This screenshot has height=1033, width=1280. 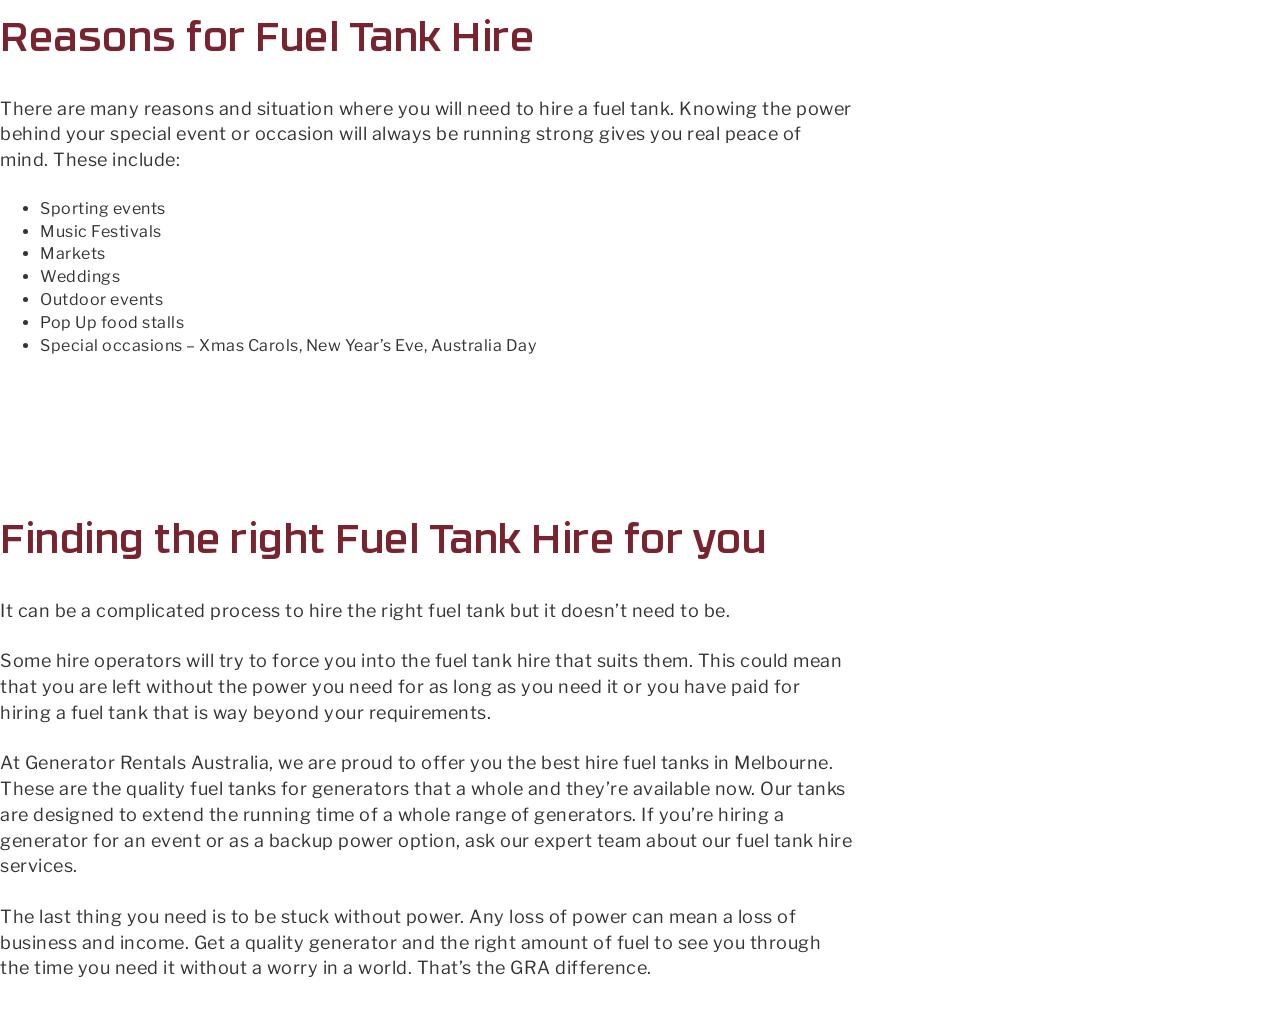 I want to click on 'Special occasions – Xmas Carols, New Year’s Eve, Australia Day', so click(x=287, y=343).